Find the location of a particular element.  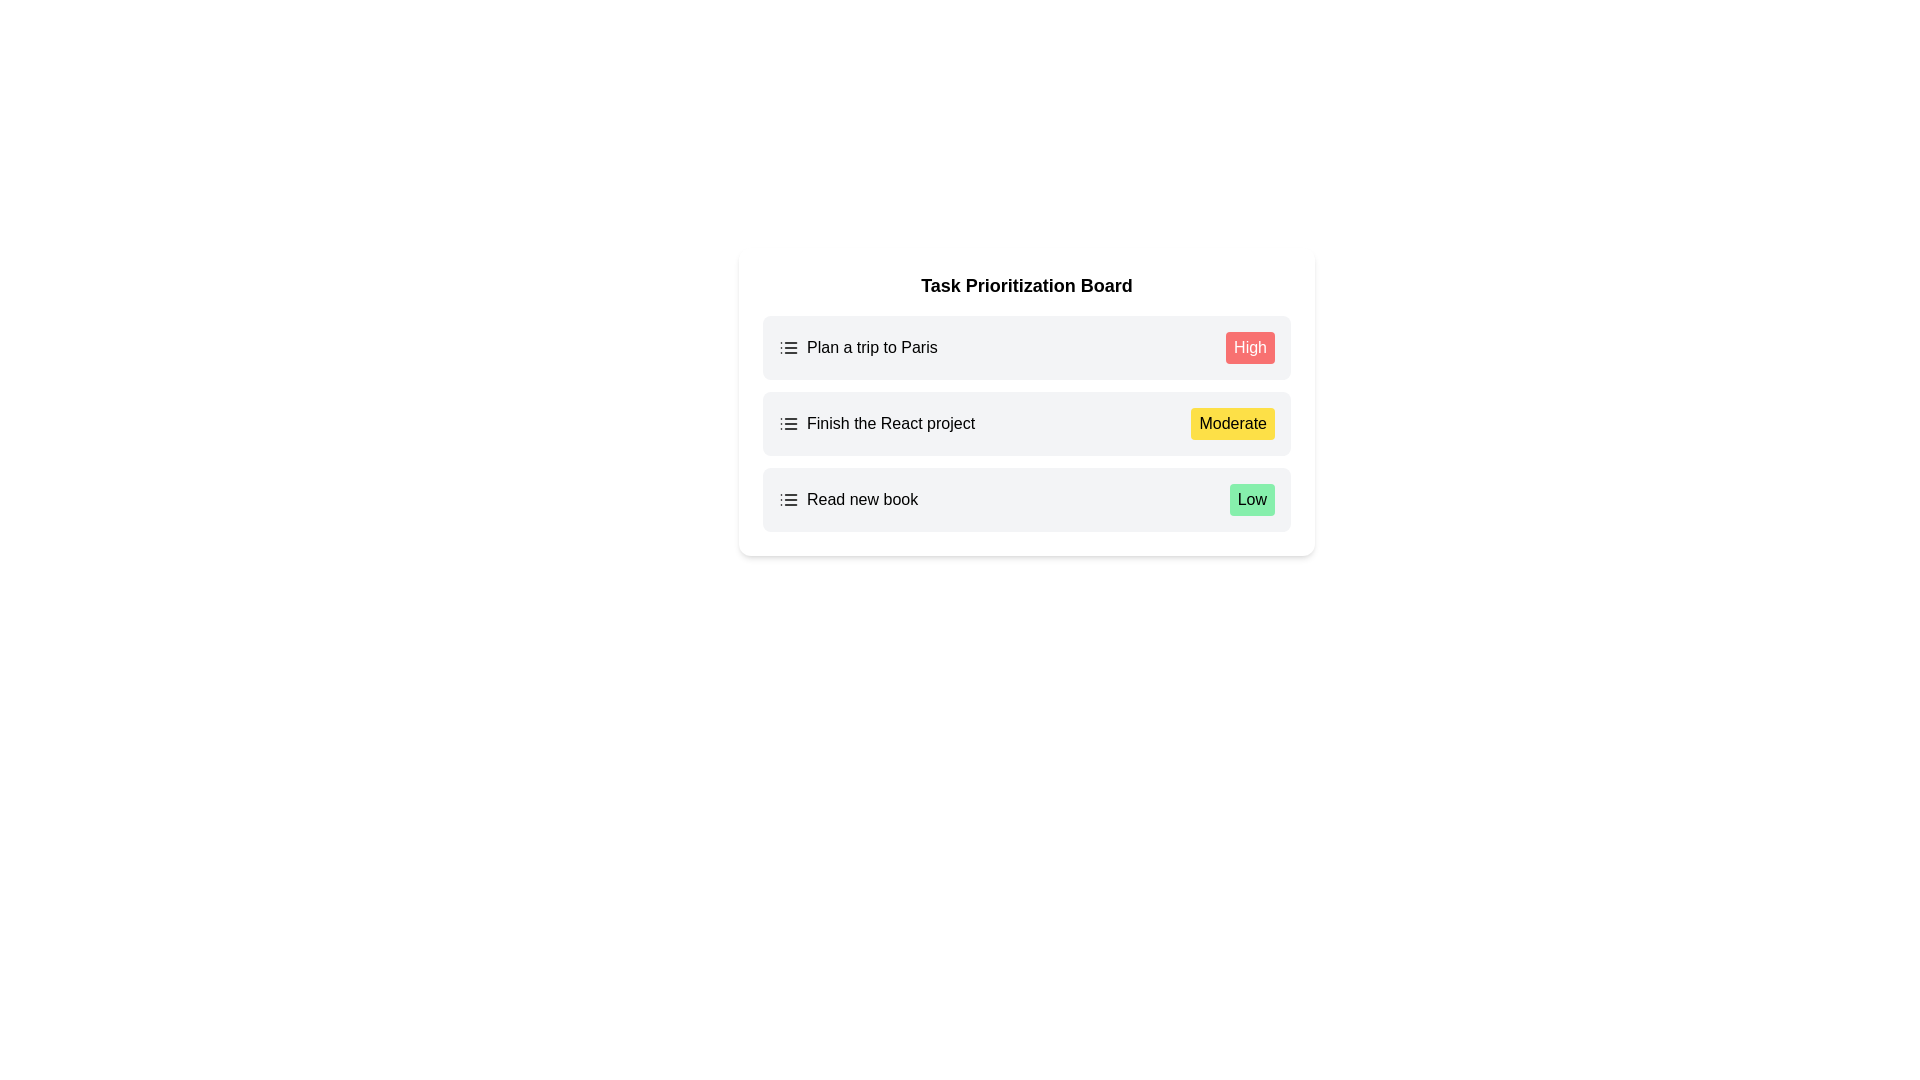

the 'High' label or badge, which is a rectangular button with rounded corners, styled with a red background and white text, located at the top right of the task entry labeled 'Plan a trip to Paris' is located at coordinates (1249, 346).